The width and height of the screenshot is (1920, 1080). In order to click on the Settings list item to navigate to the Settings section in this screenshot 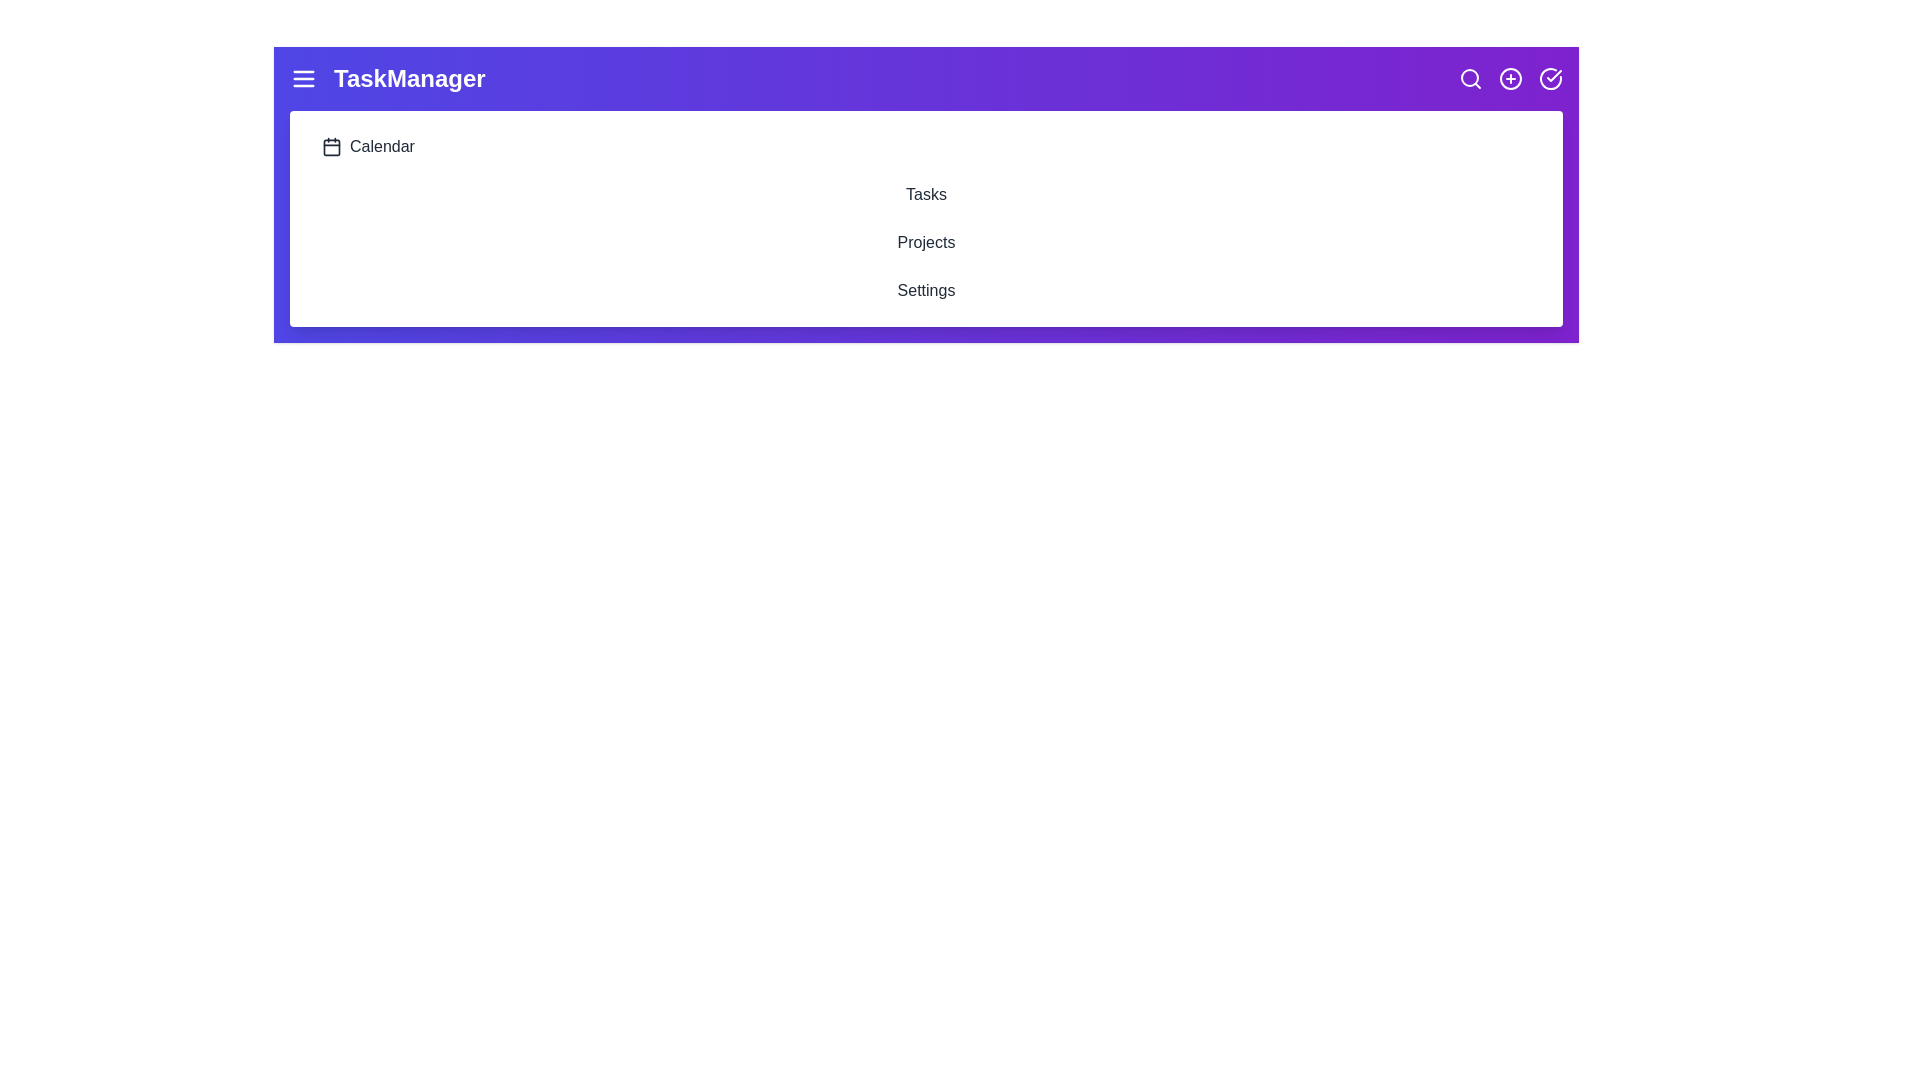, I will do `click(925, 290)`.